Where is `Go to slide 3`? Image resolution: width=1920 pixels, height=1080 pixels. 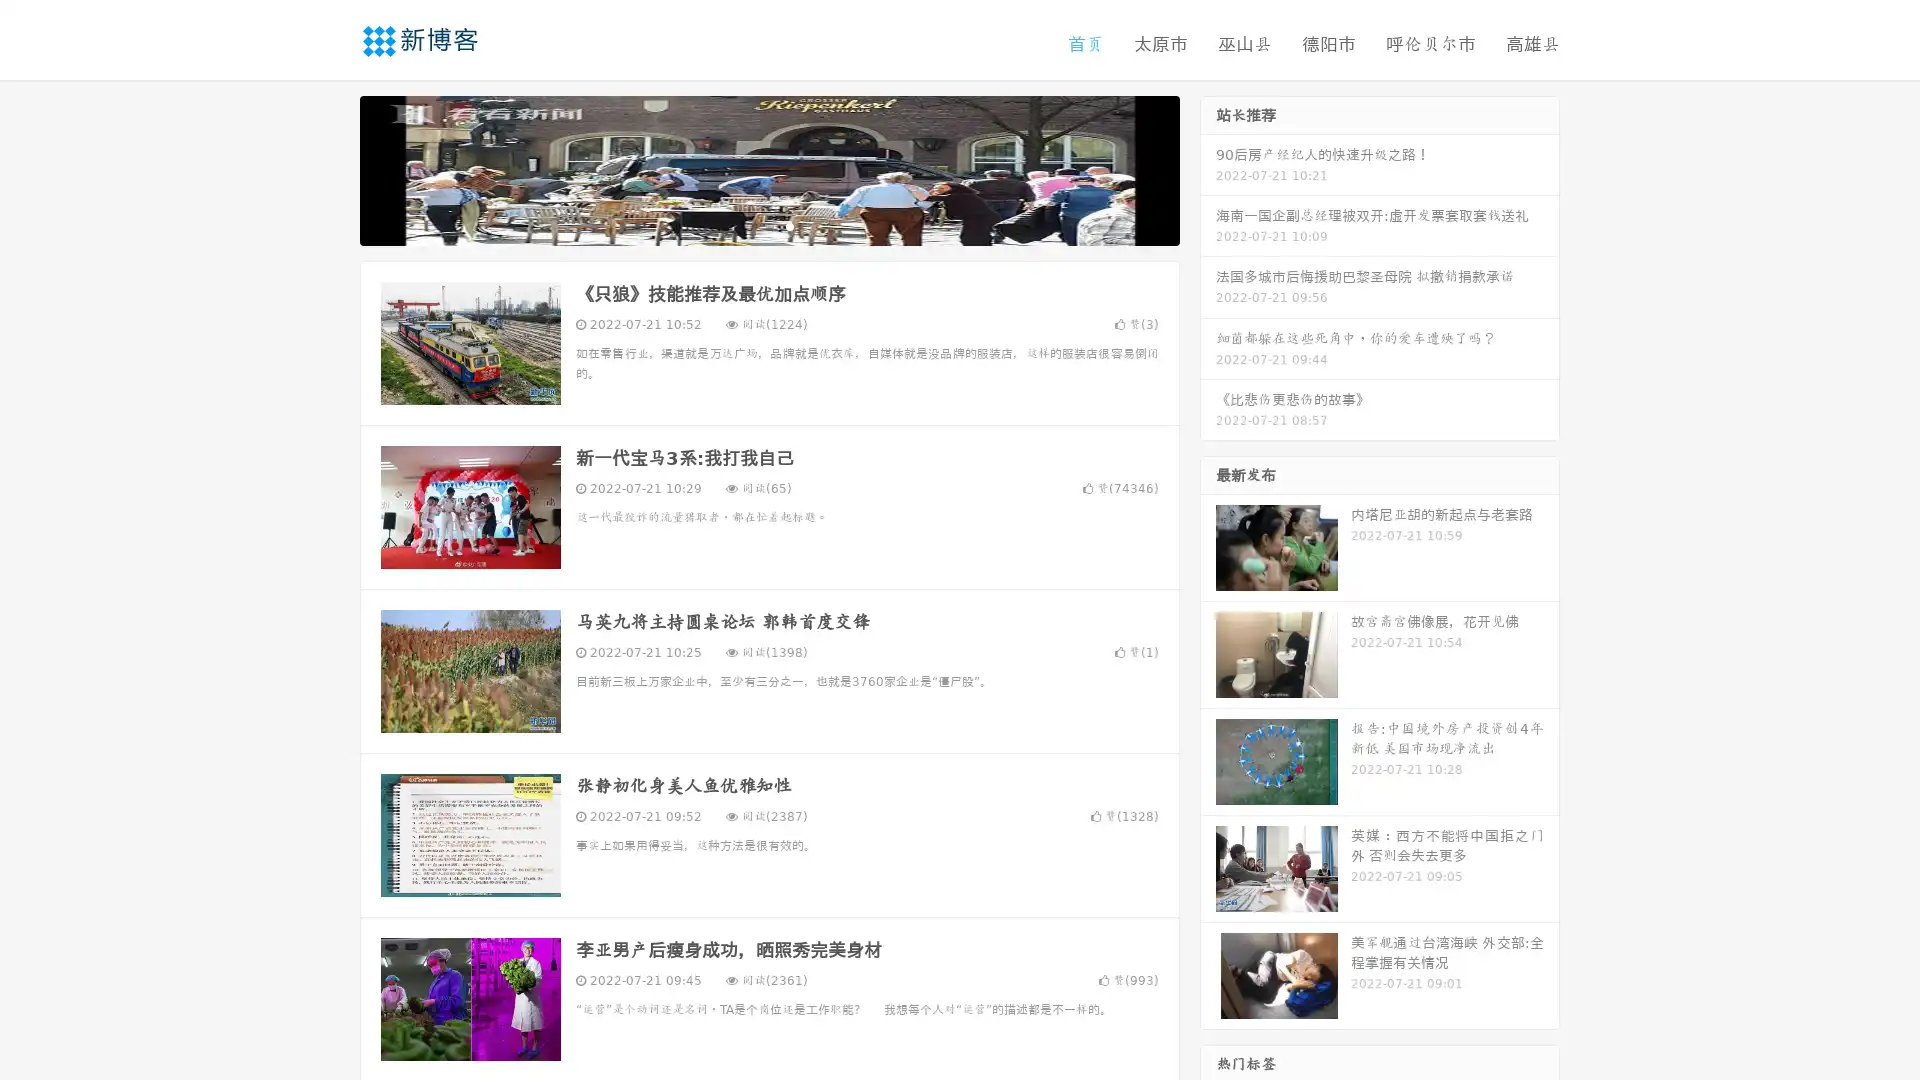
Go to slide 3 is located at coordinates (789, 225).